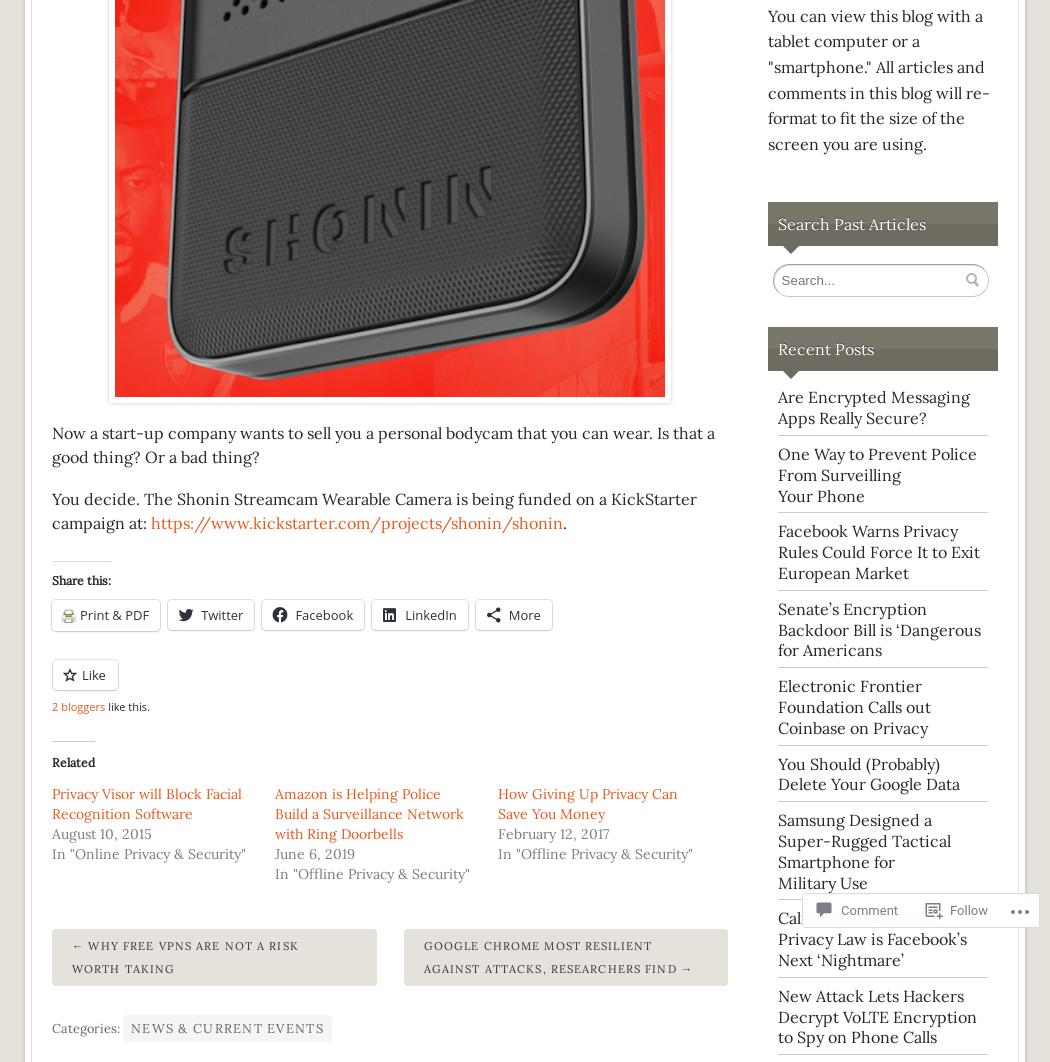 The height and width of the screenshot is (1062, 1050). I want to click on 'News & Current Events', so click(130, 1027).